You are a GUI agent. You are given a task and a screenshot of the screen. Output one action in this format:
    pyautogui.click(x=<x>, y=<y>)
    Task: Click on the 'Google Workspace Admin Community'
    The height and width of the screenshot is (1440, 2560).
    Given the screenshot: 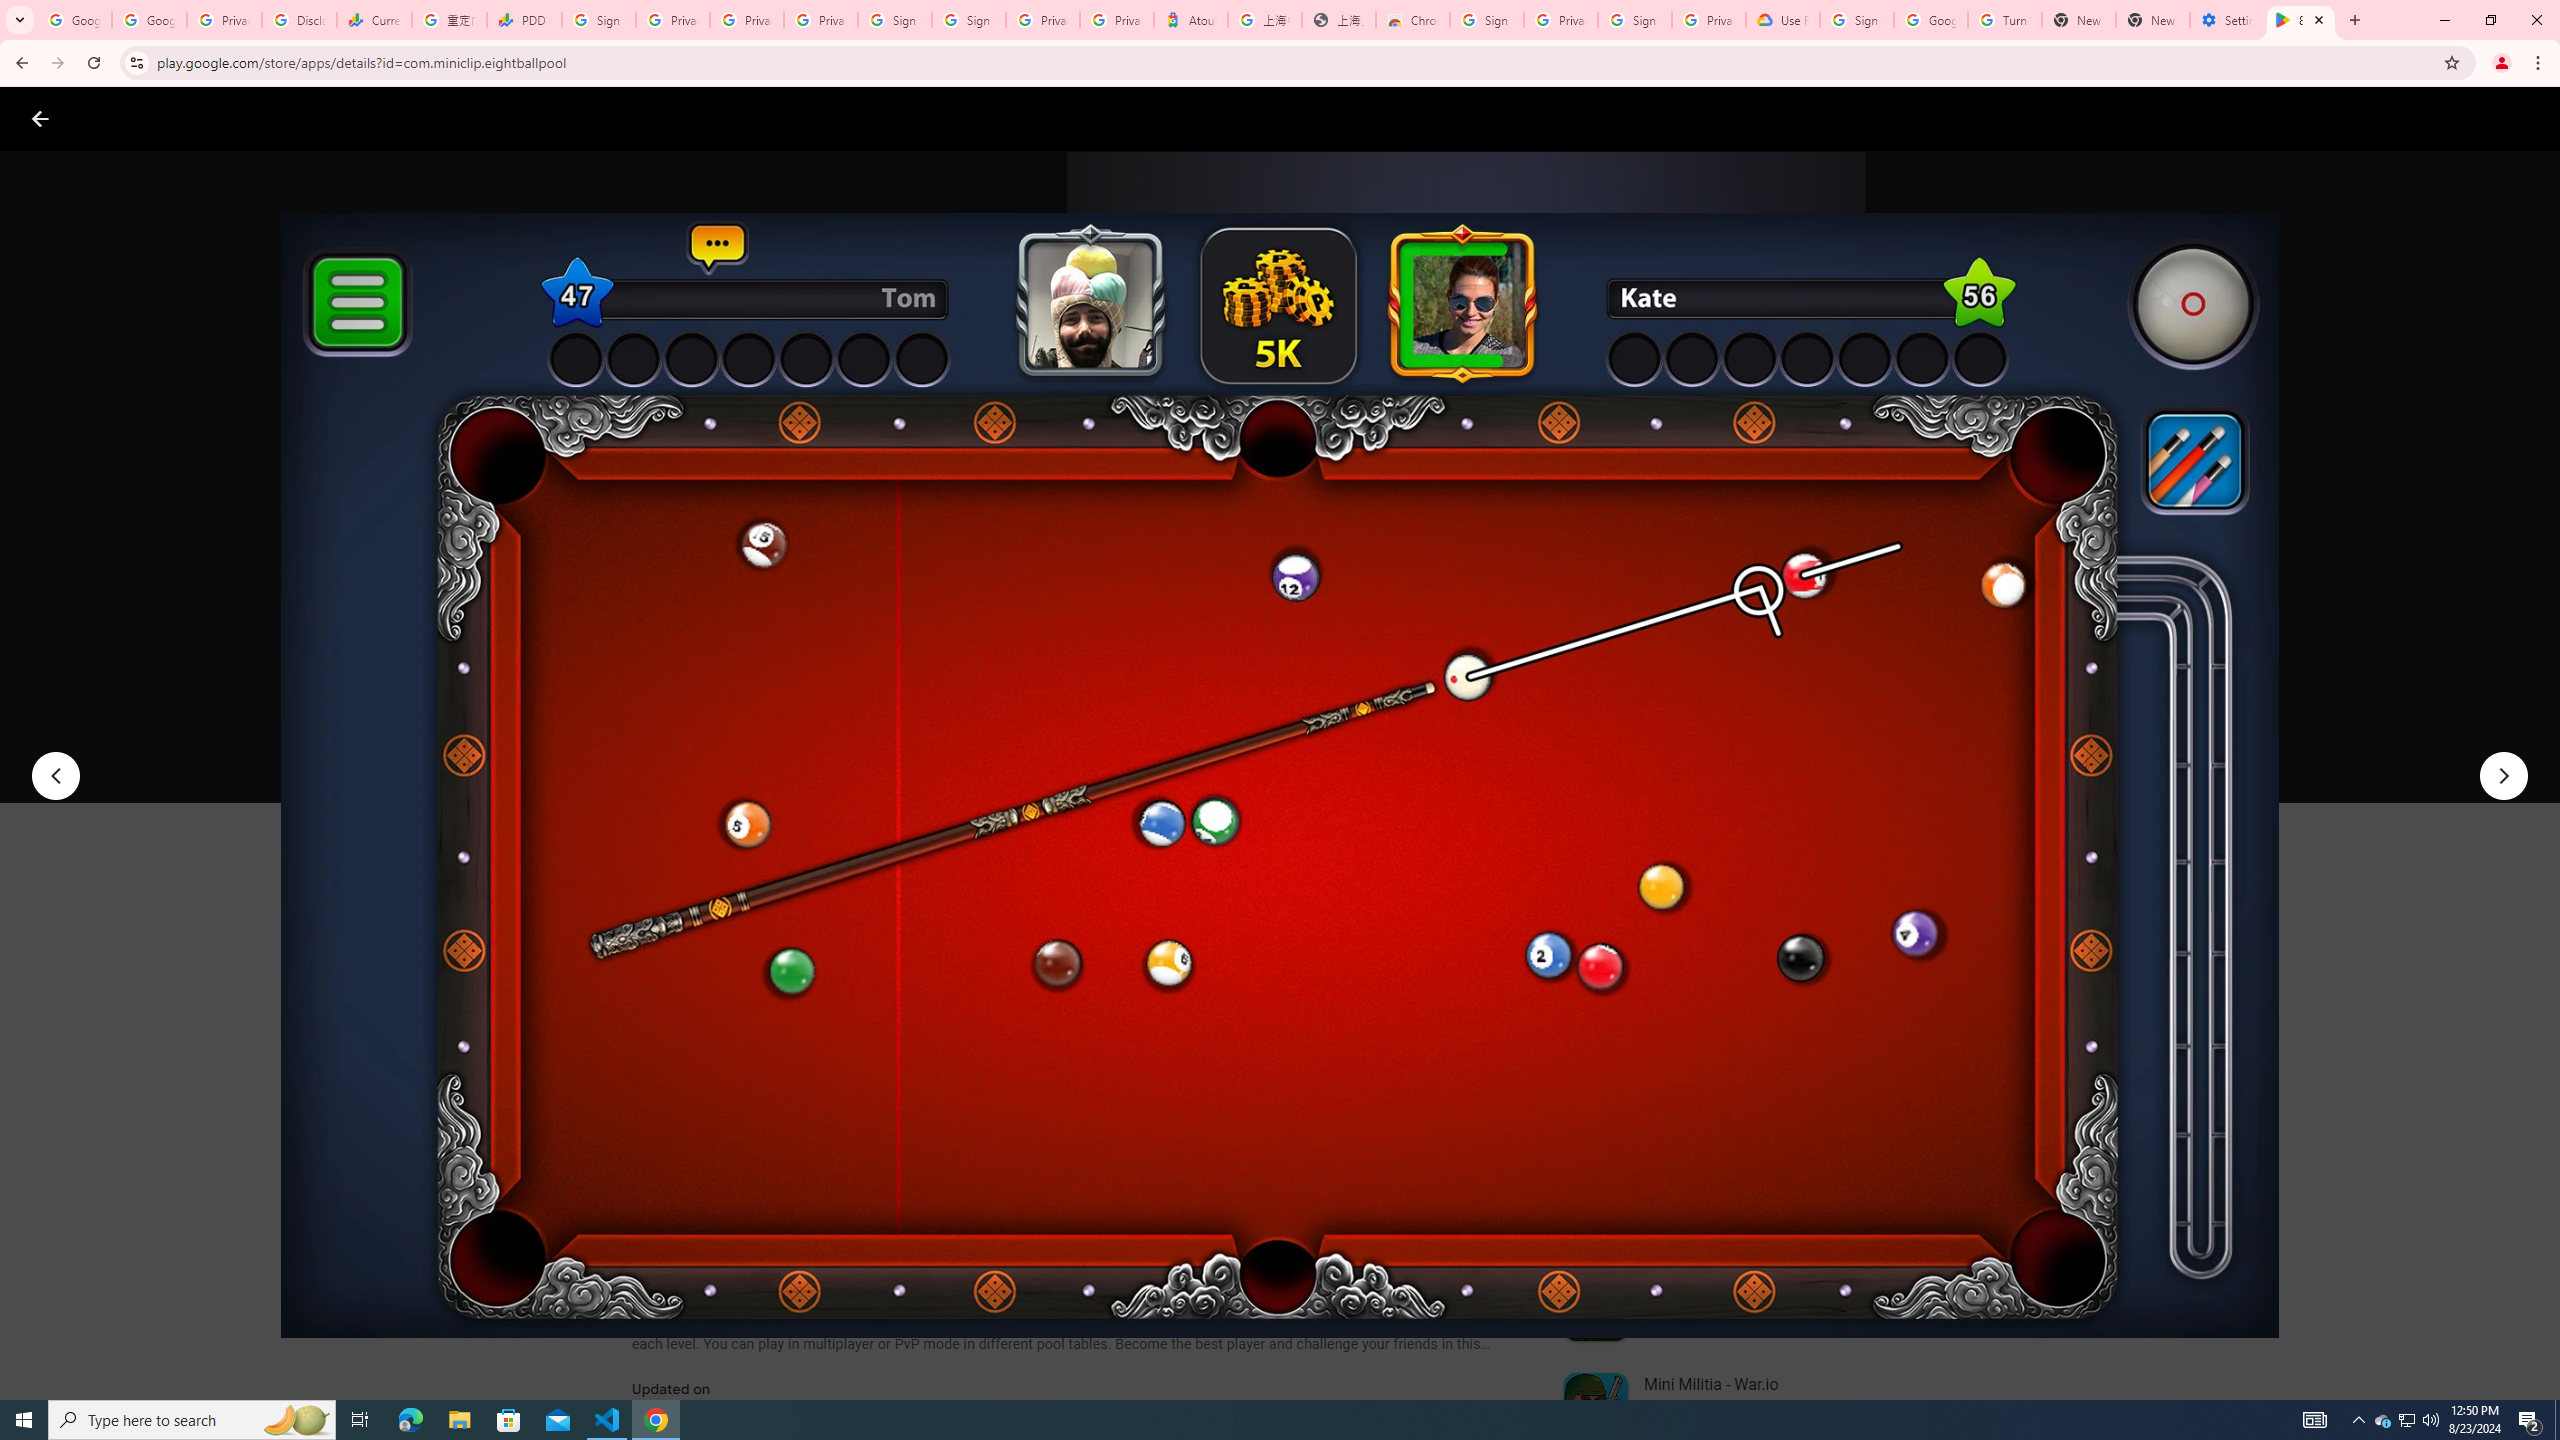 What is the action you would take?
    pyautogui.click(x=73, y=19)
    